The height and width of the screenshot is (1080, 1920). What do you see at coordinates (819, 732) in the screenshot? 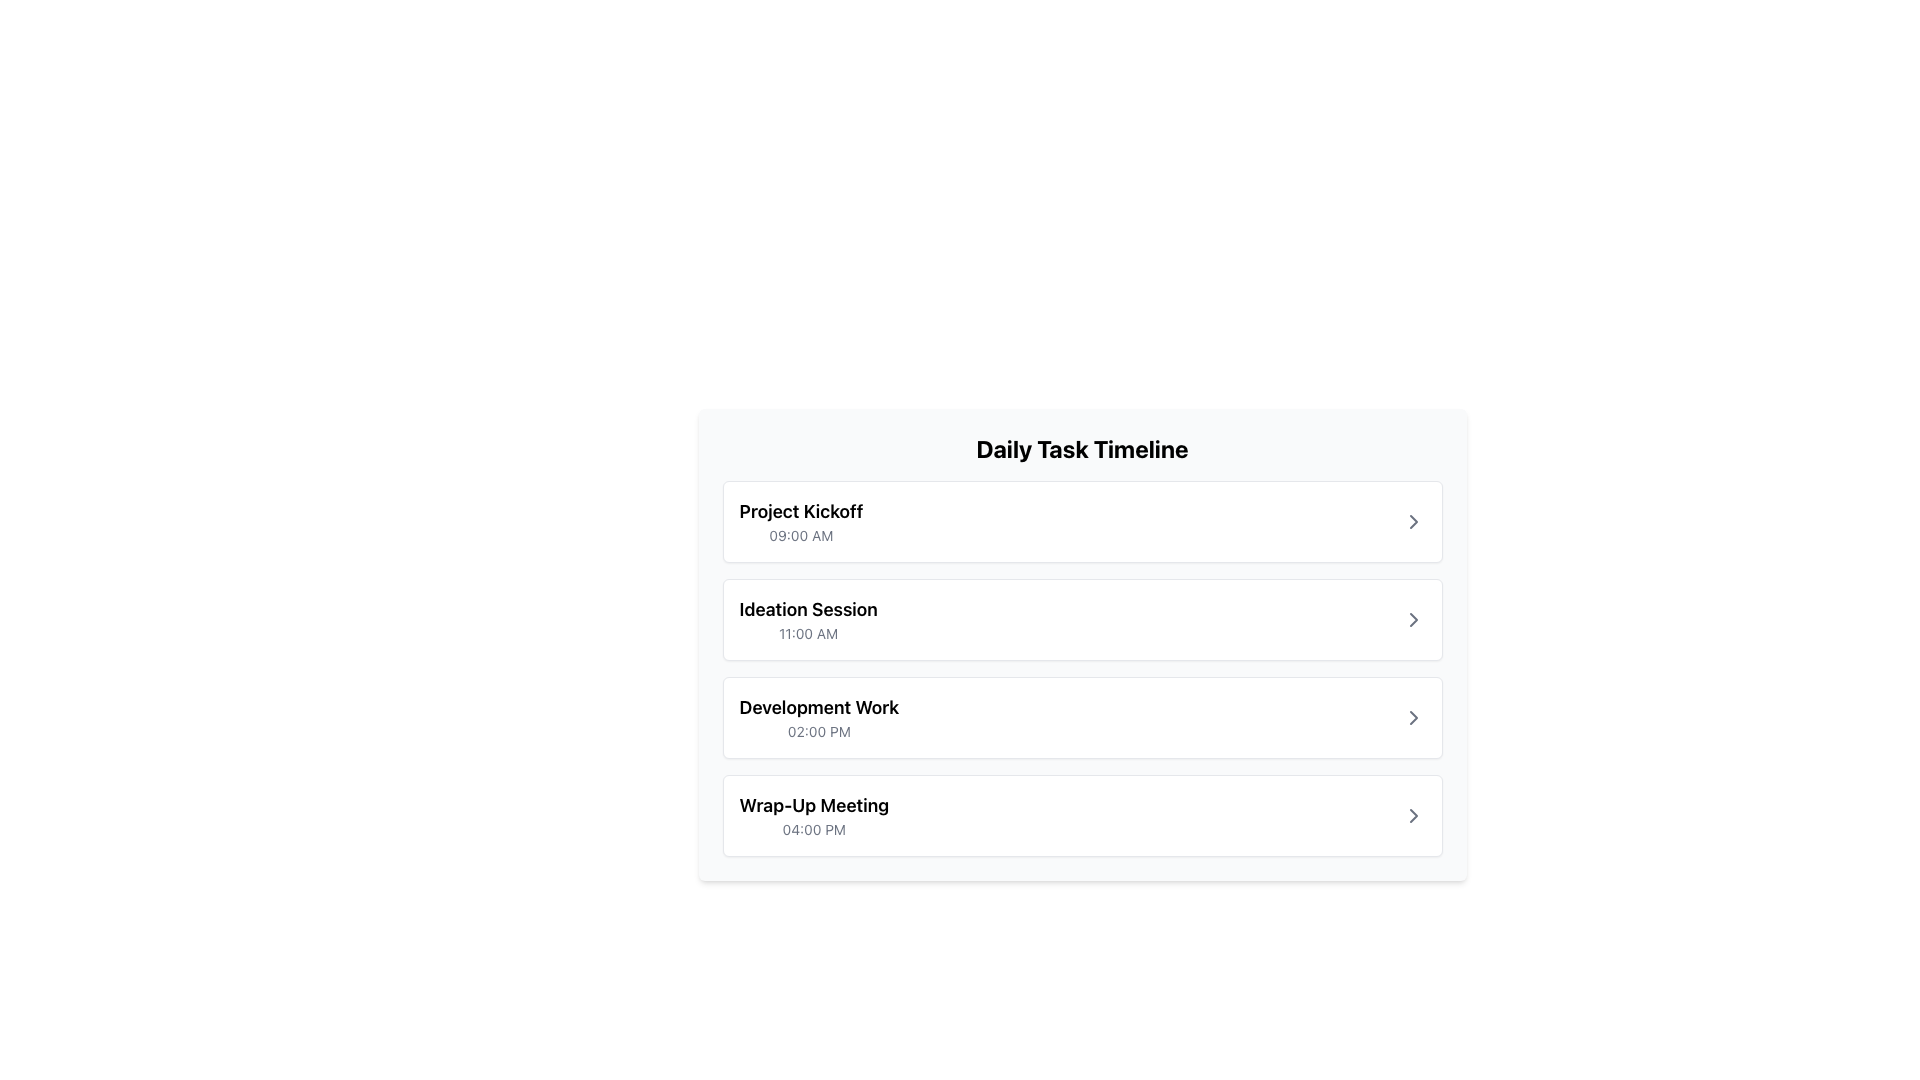
I see `the informational text label that displays the scheduled time for the 'Development Work' task, which is located below the 'Development Work' text in the timeline entry` at bounding box center [819, 732].